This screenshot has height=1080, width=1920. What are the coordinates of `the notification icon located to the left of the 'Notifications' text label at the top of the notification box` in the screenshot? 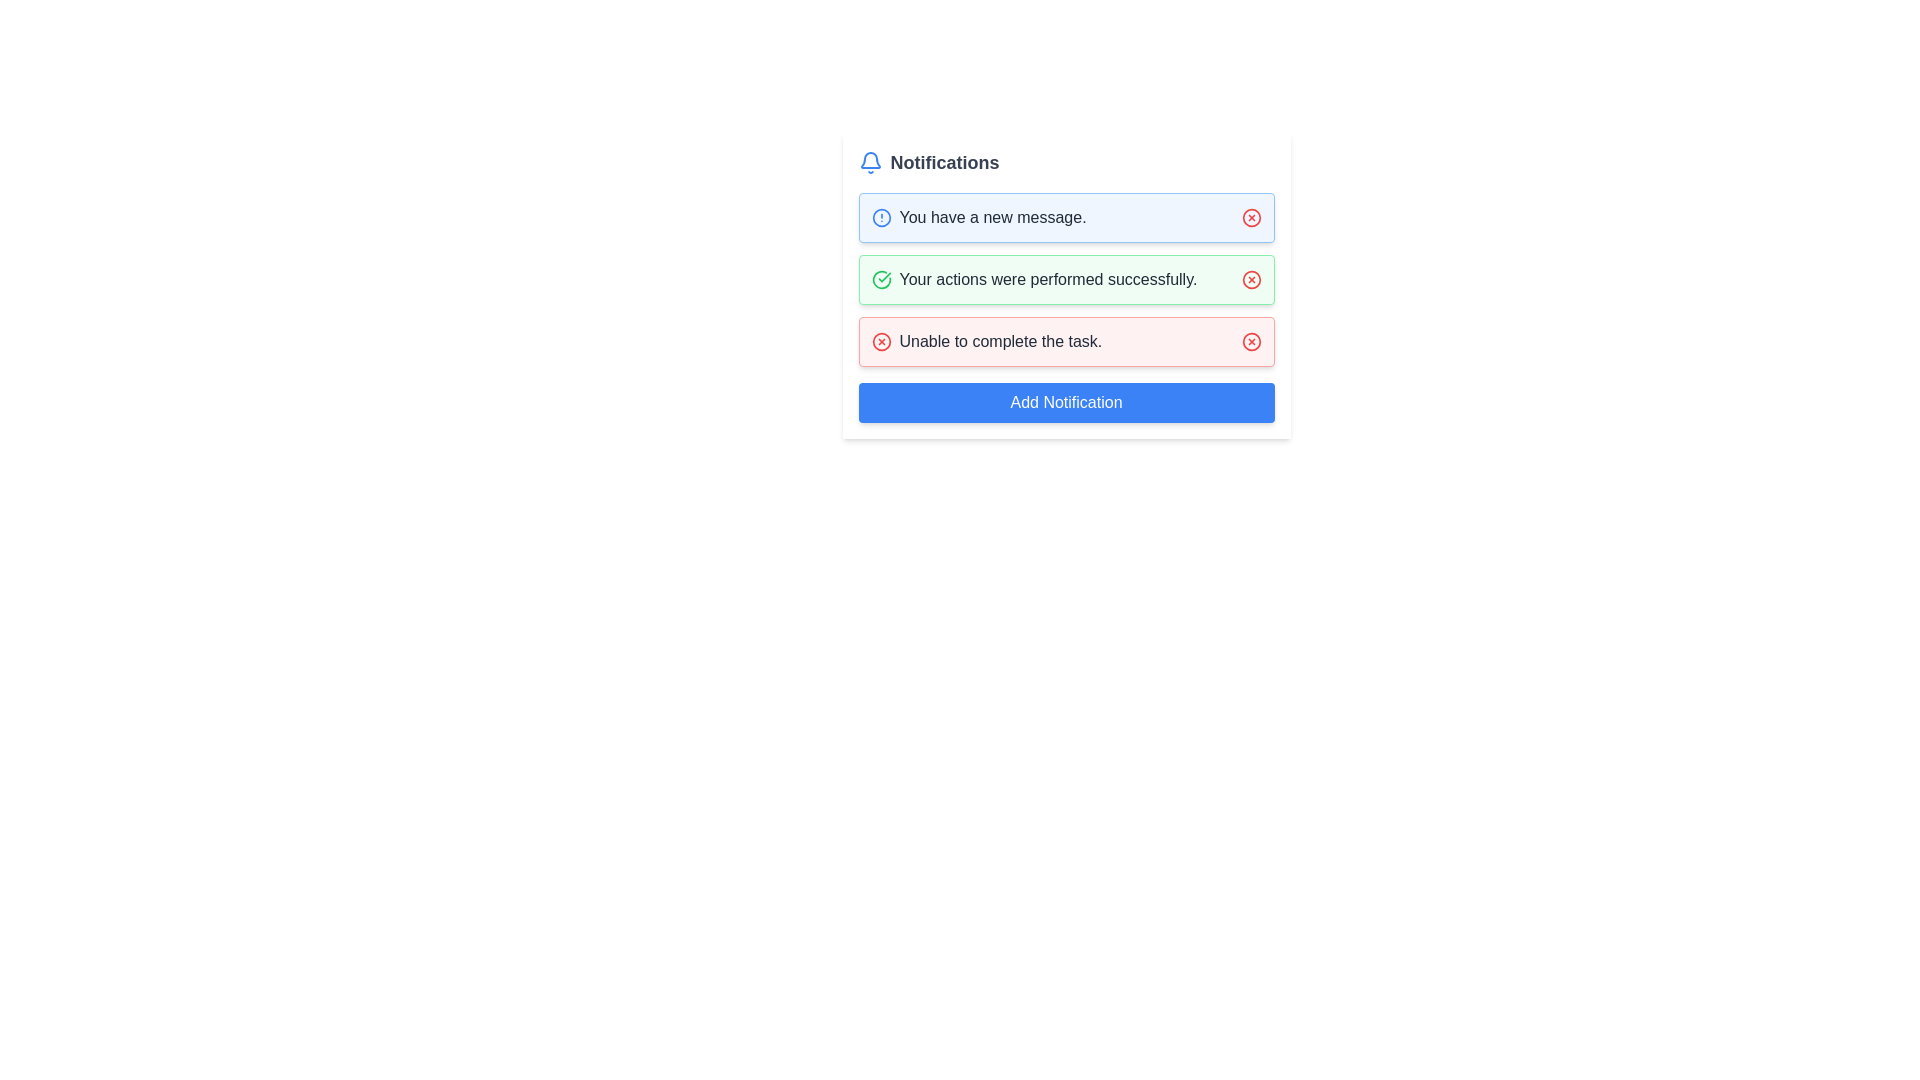 It's located at (870, 161).